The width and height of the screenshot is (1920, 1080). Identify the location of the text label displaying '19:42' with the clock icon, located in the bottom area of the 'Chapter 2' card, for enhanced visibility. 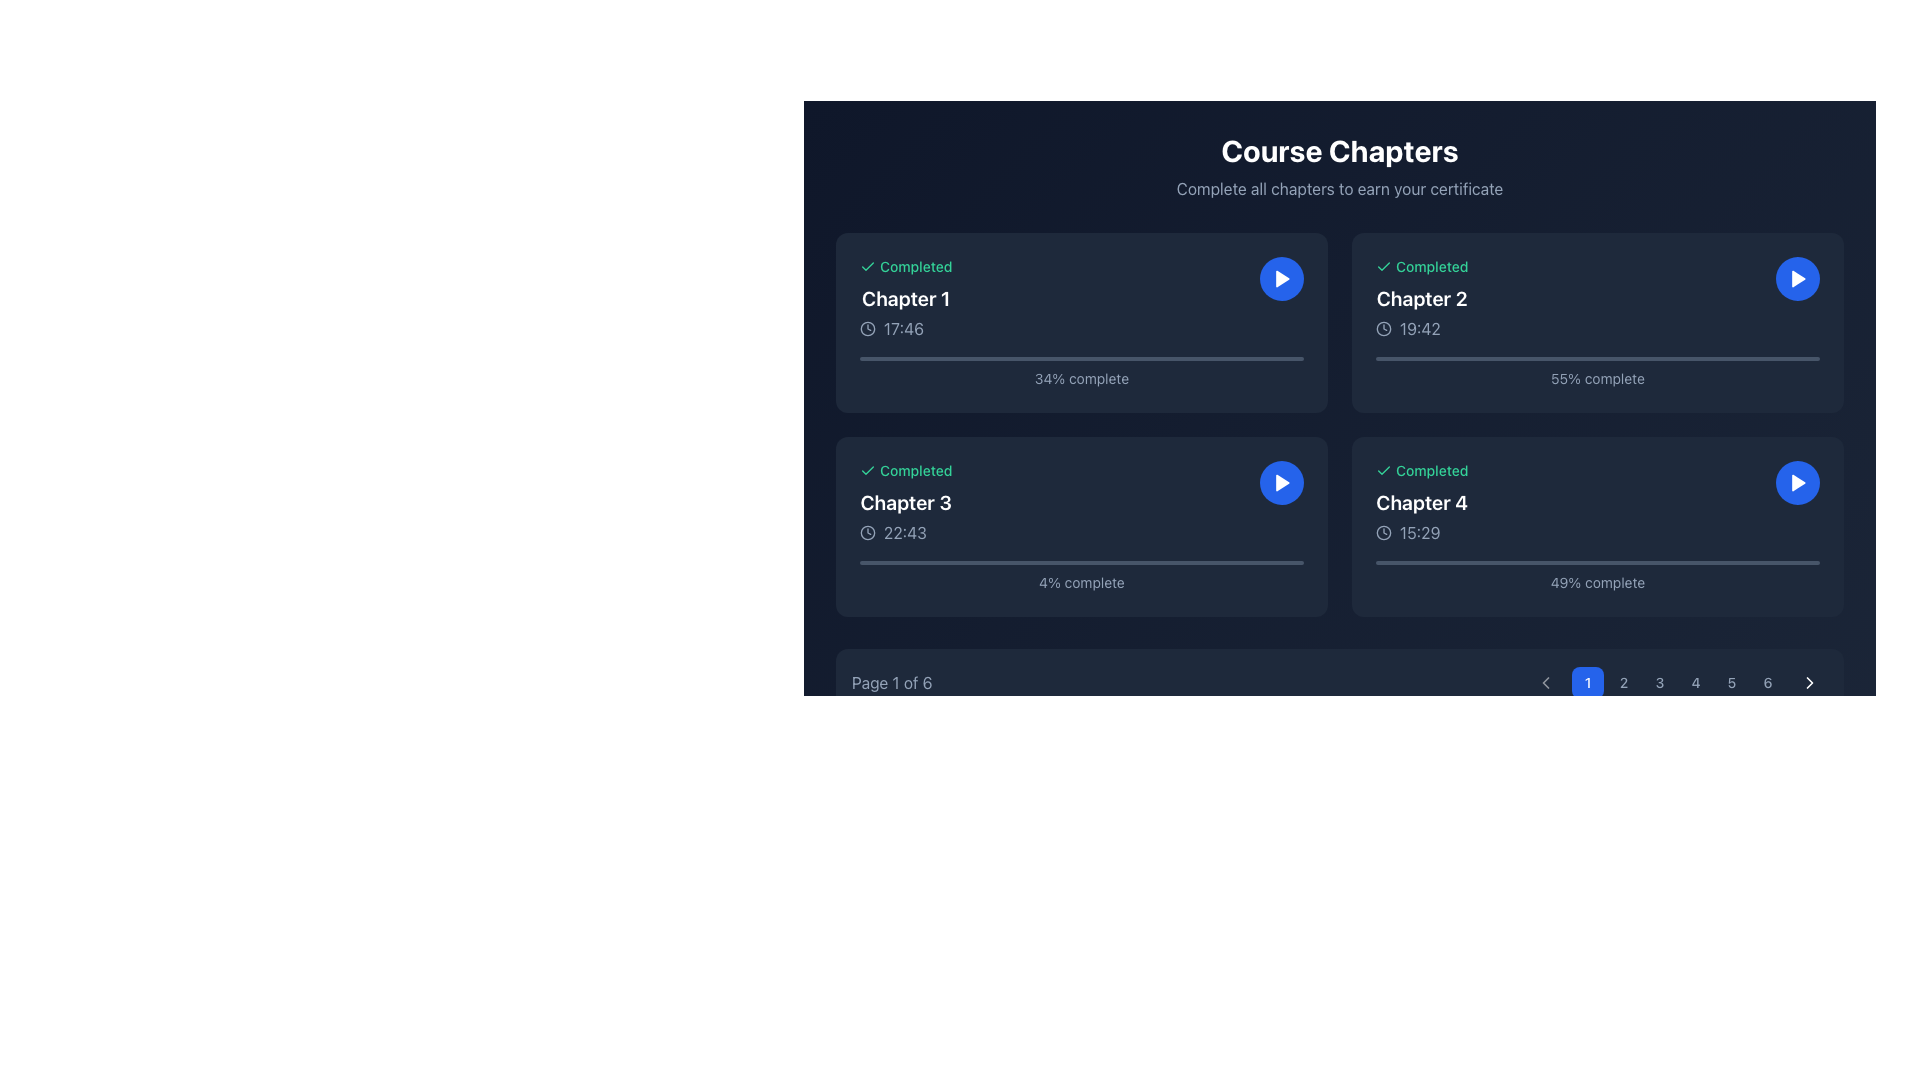
(1421, 327).